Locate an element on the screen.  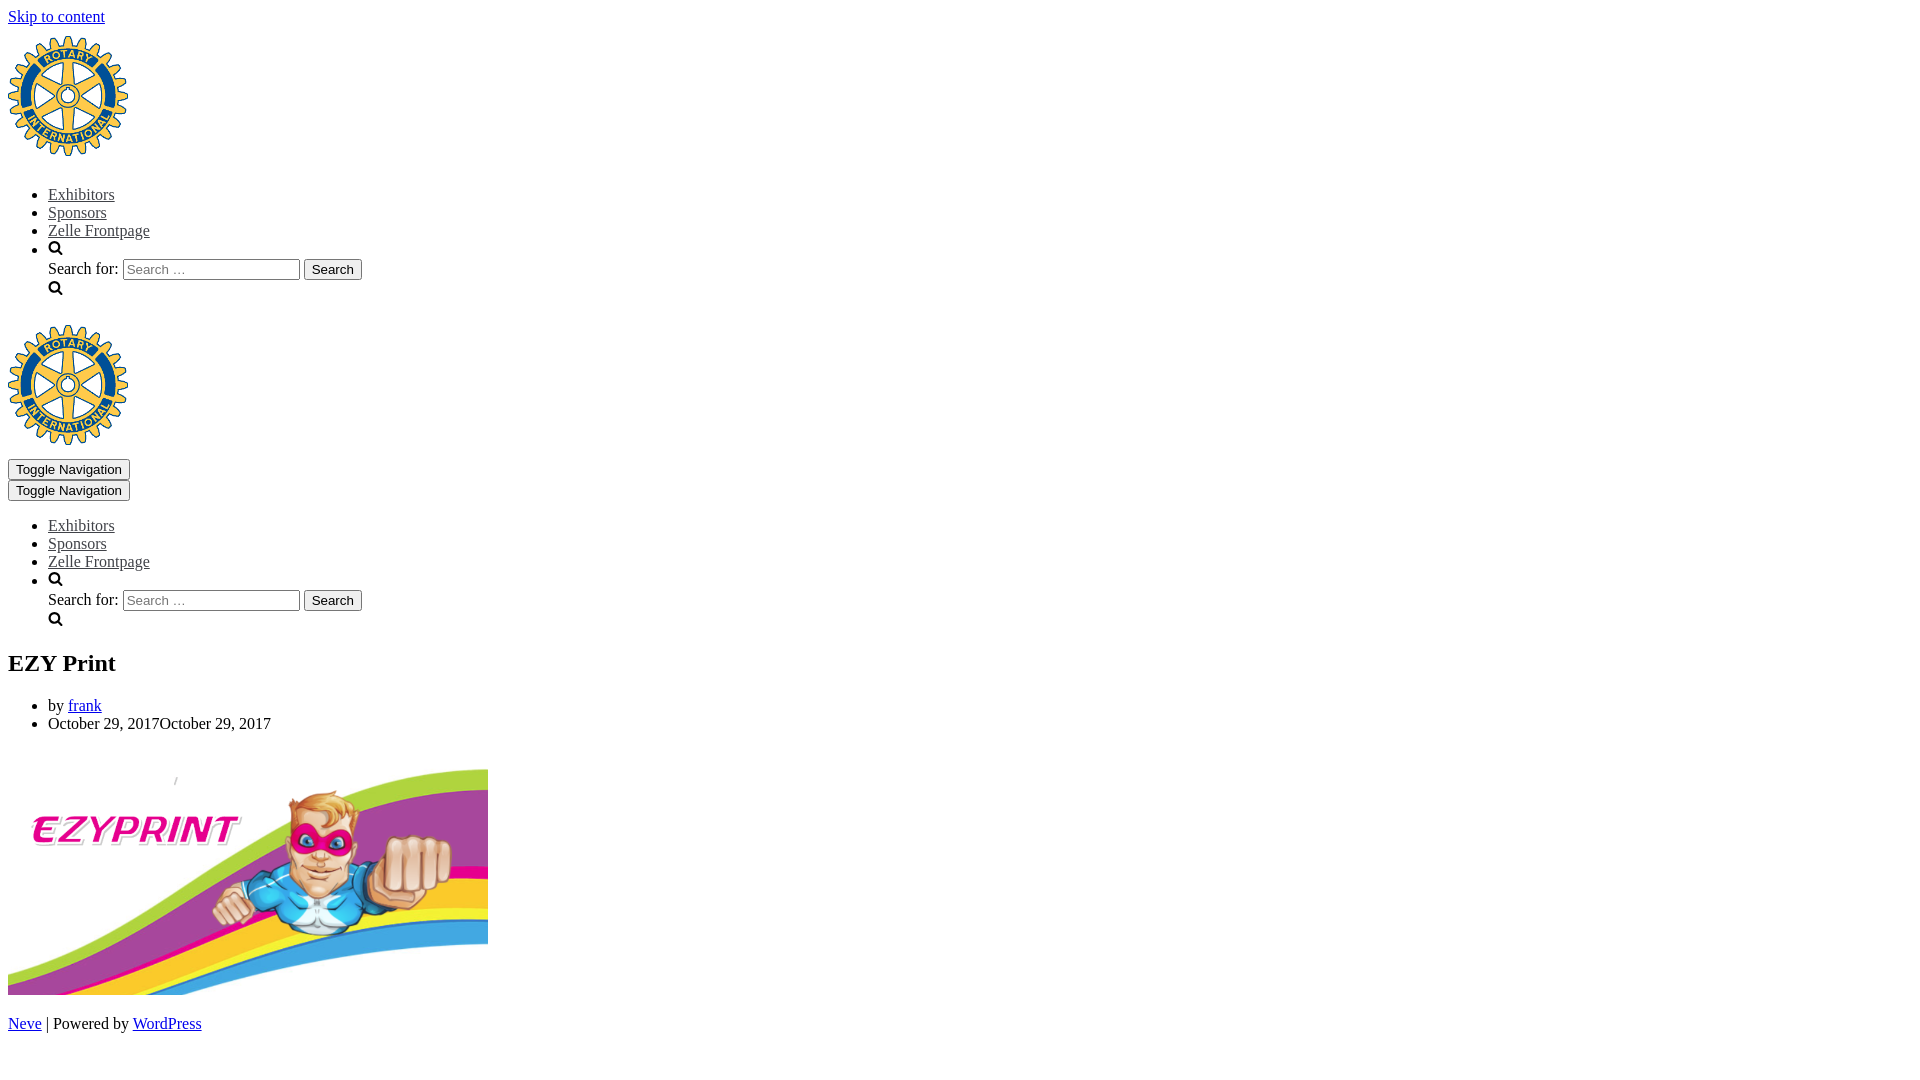
'Skip to content' is located at coordinates (56, 16).